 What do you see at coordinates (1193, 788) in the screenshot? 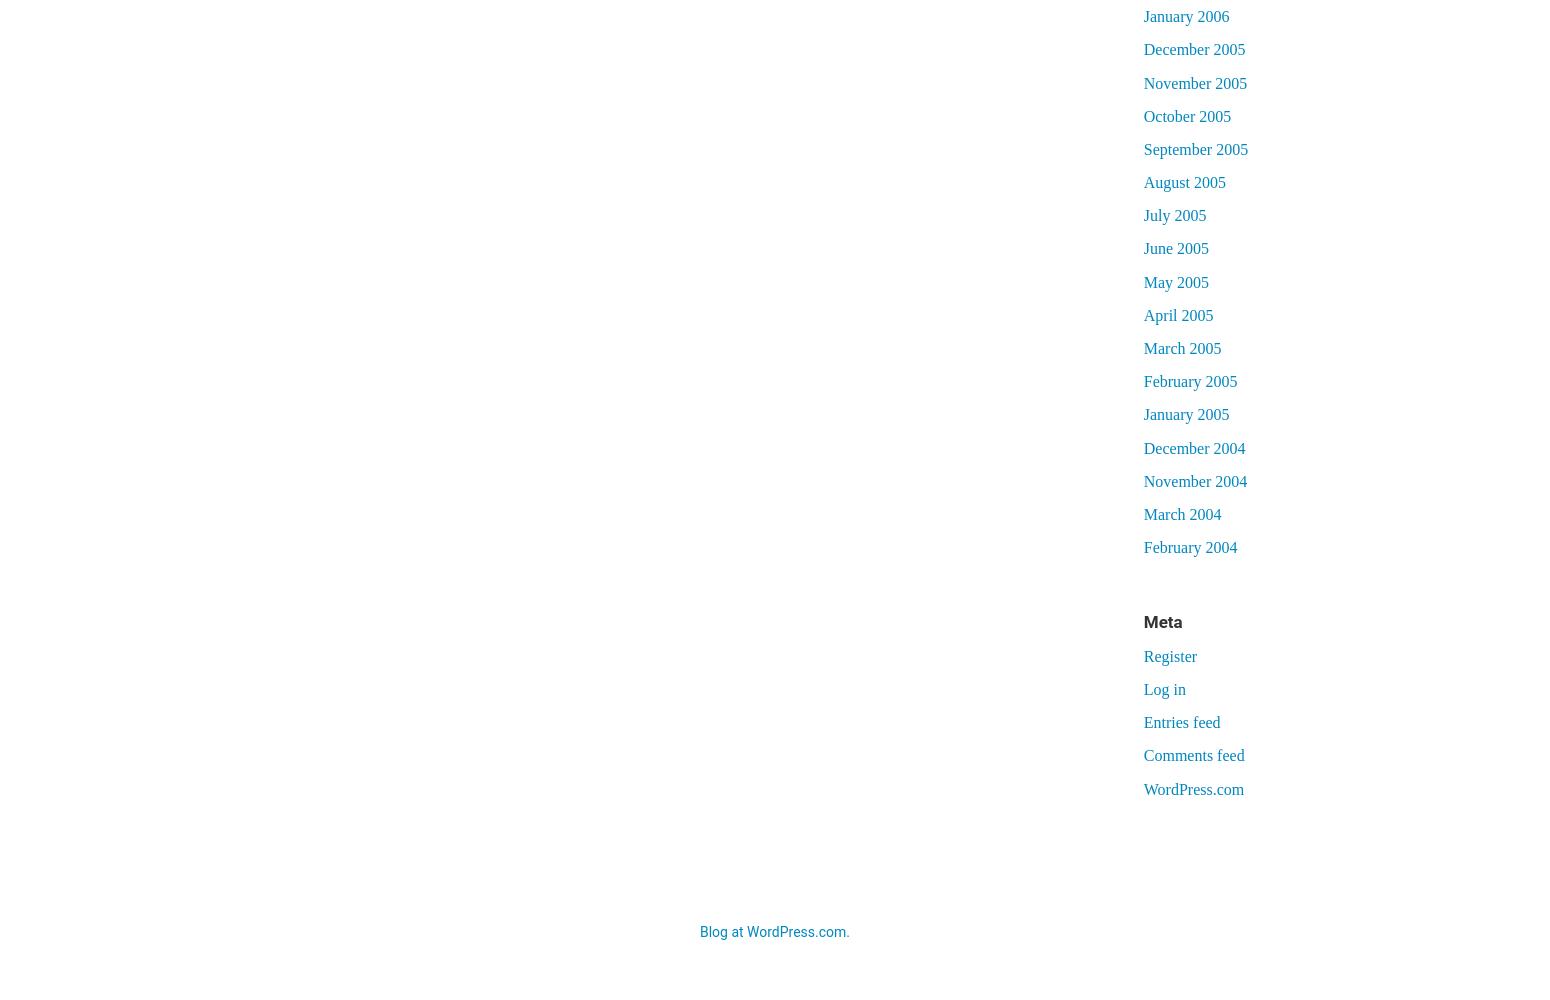
I see `'WordPress.com'` at bounding box center [1193, 788].